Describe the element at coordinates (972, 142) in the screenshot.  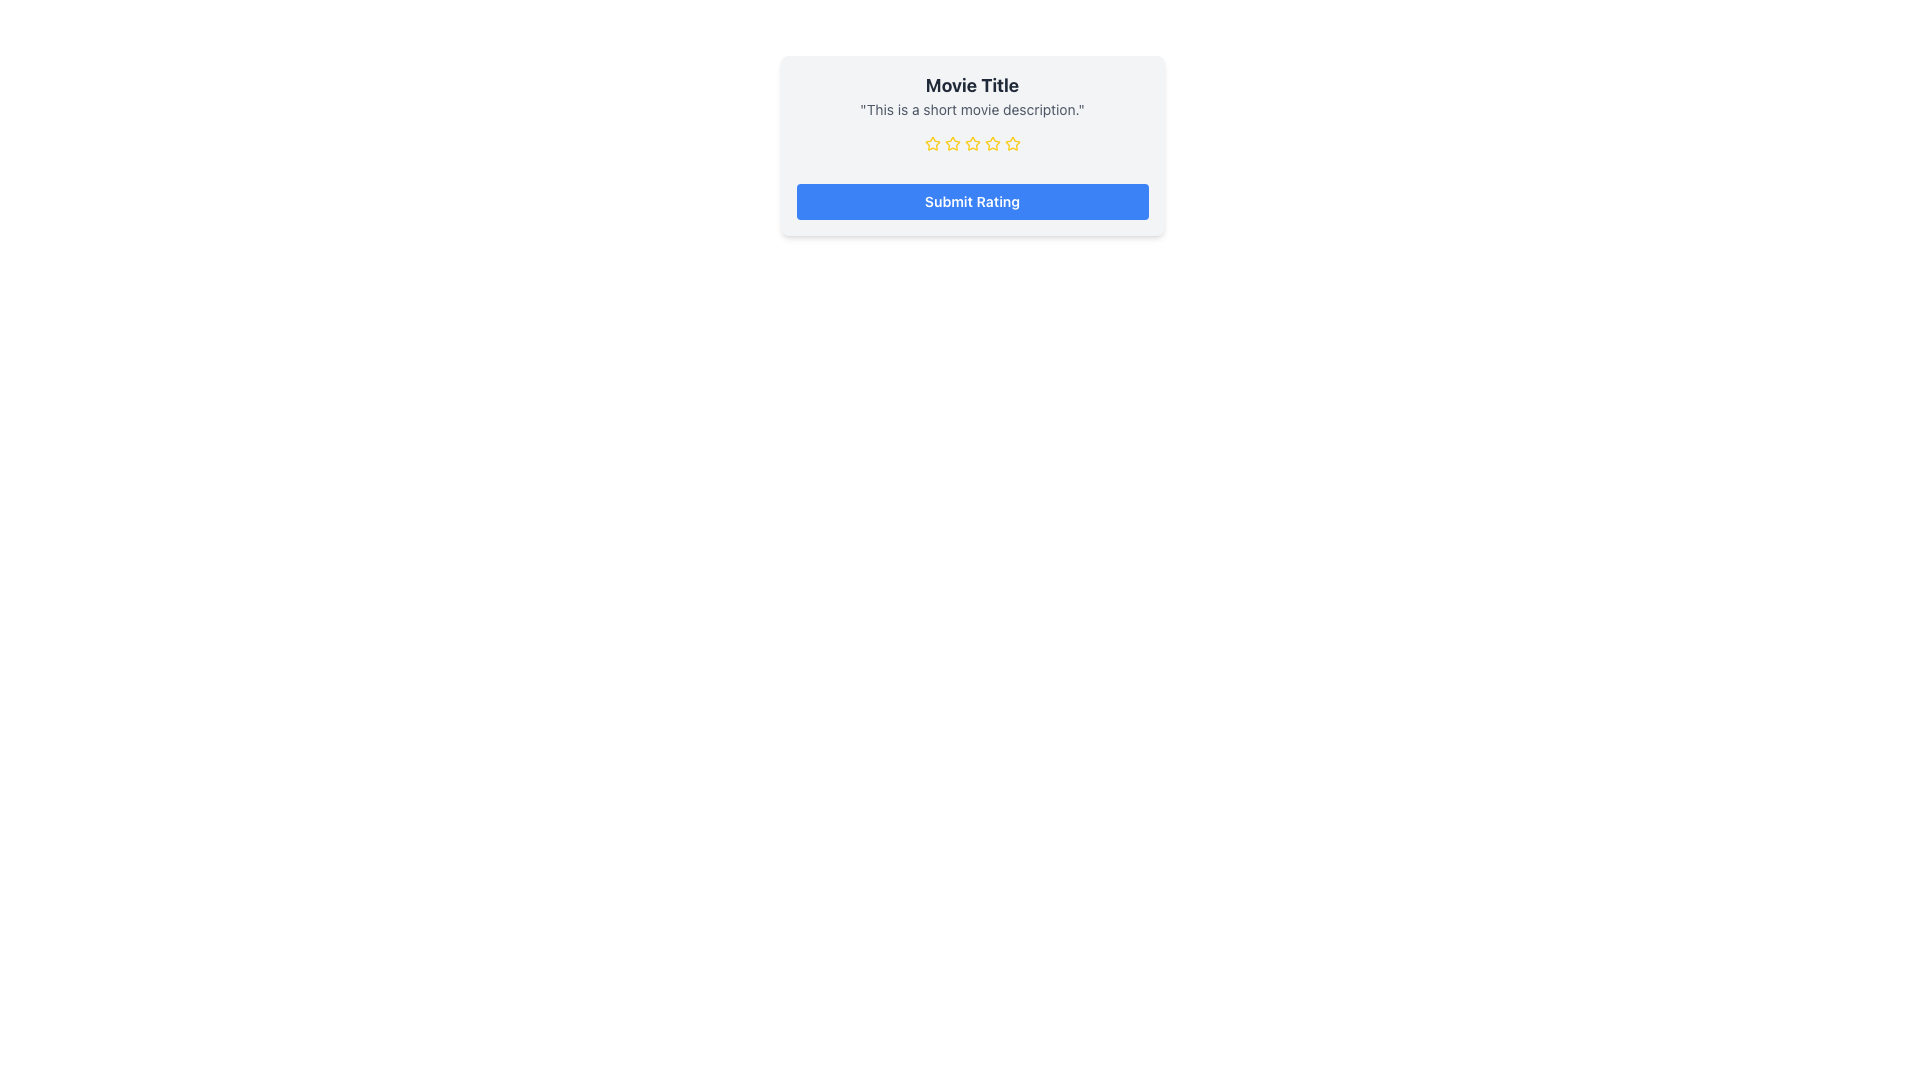
I see `the second yellow star icon in the 5-star rating system` at that location.